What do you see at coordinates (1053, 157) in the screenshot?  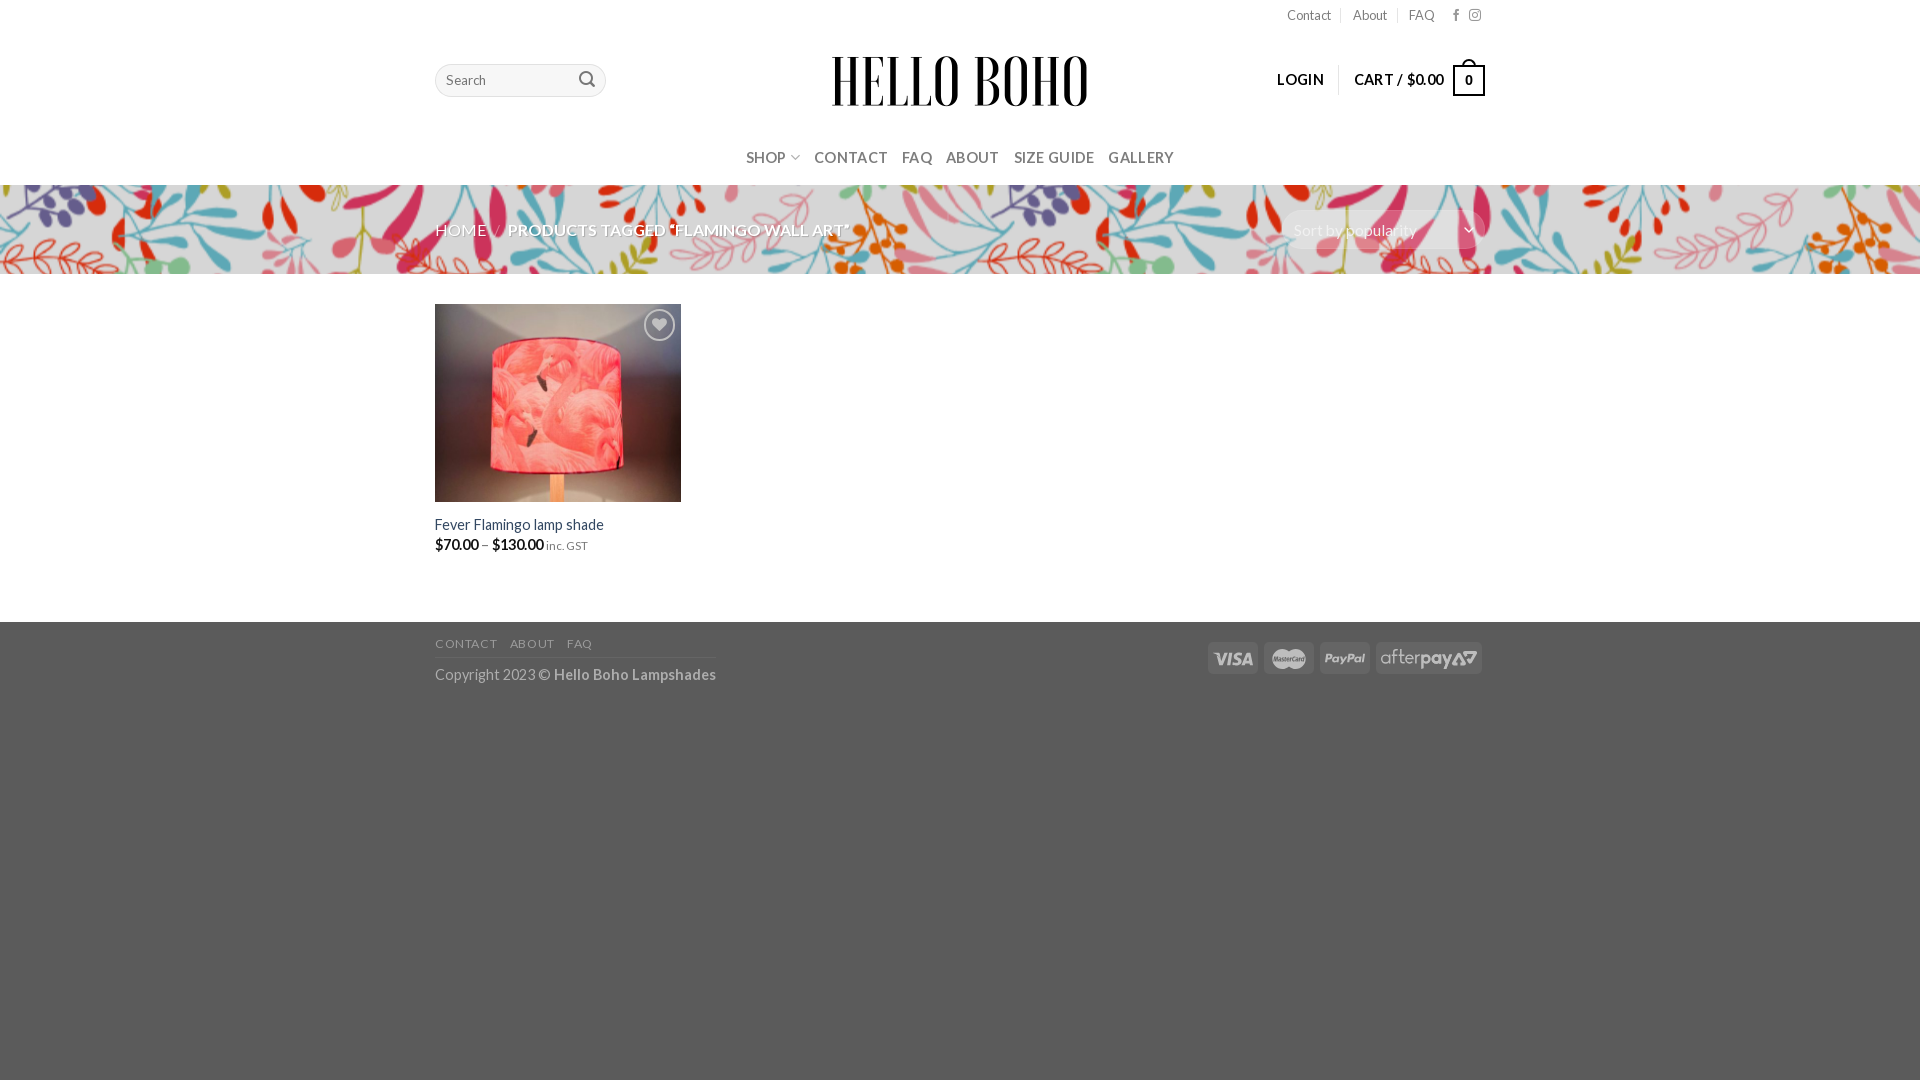 I see `'SIZE GUIDE'` at bounding box center [1053, 157].